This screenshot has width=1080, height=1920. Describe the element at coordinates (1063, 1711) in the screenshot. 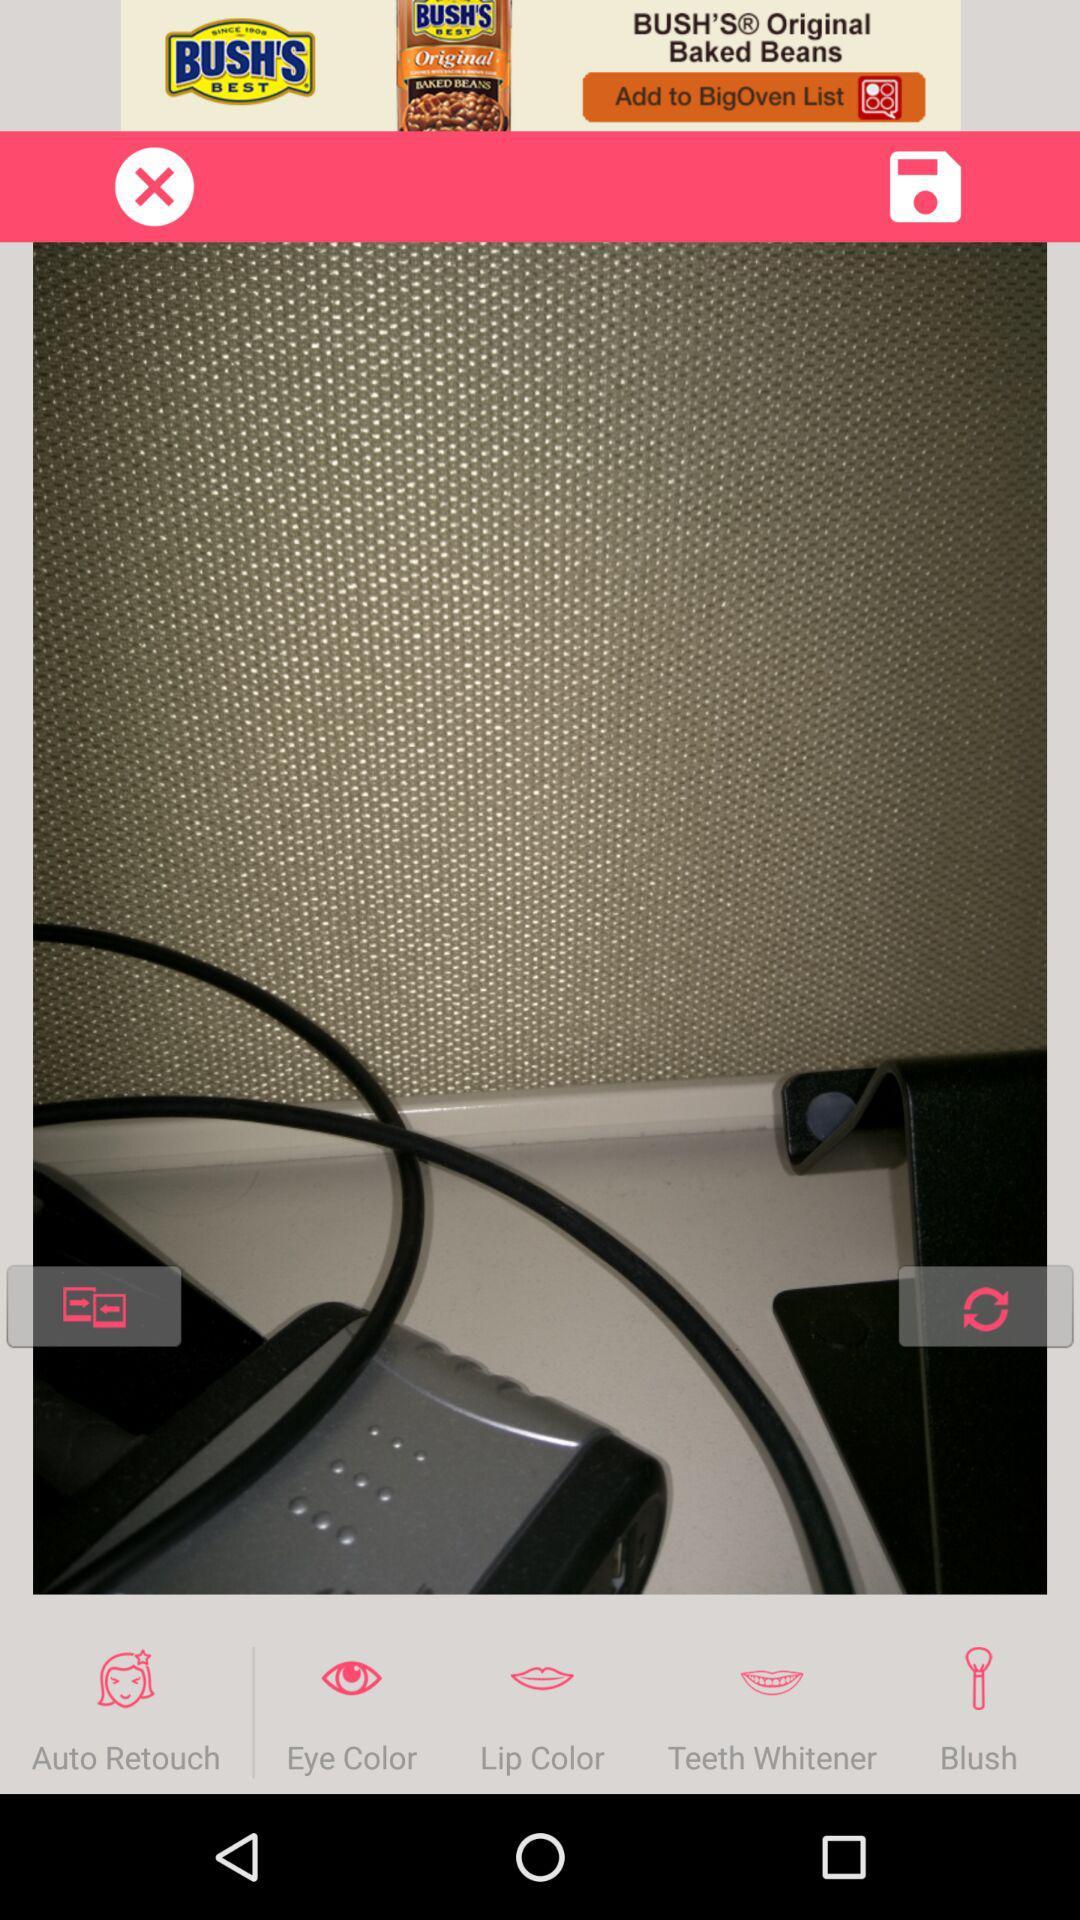

I see `the item to the right of the blush icon` at that location.